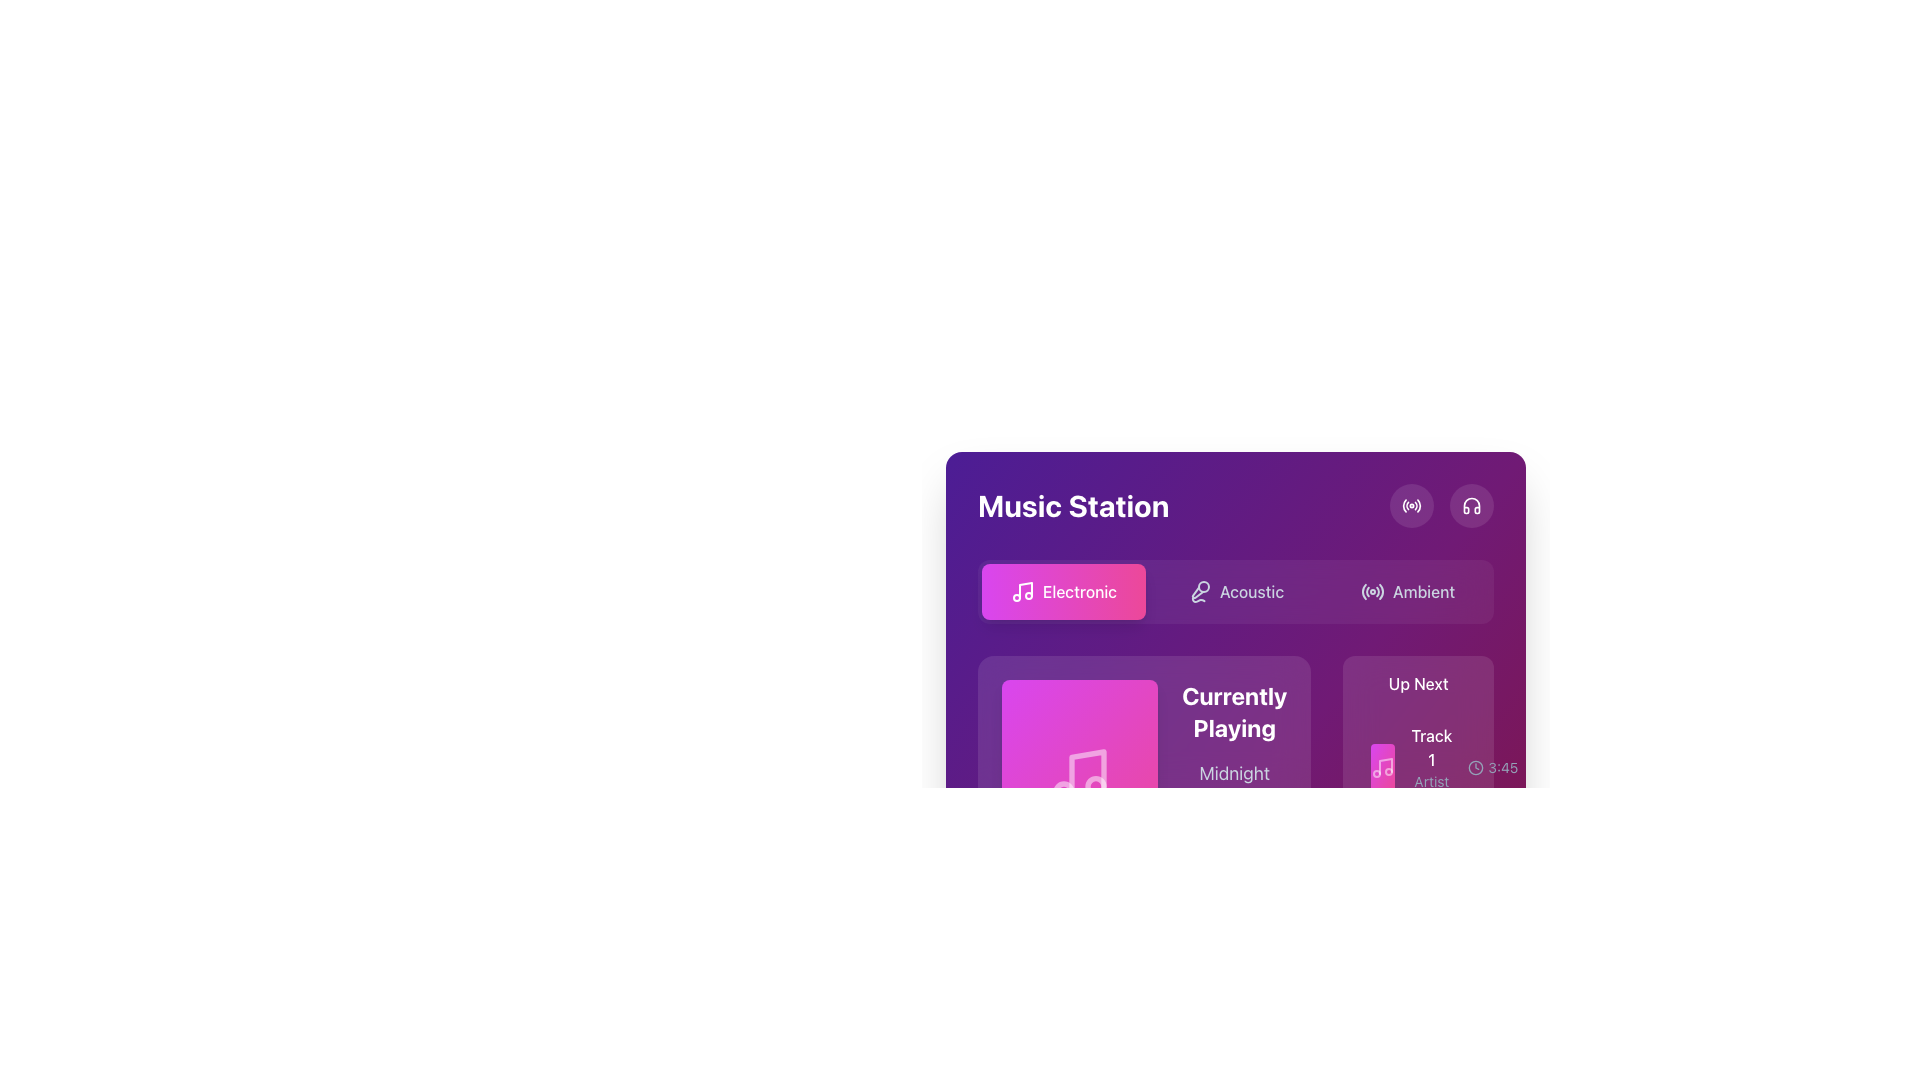 The image size is (1920, 1080). What do you see at coordinates (1251, 590) in the screenshot?
I see `the 'Acoustic' music category label or button, which is located to the right of a microphone icon` at bounding box center [1251, 590].